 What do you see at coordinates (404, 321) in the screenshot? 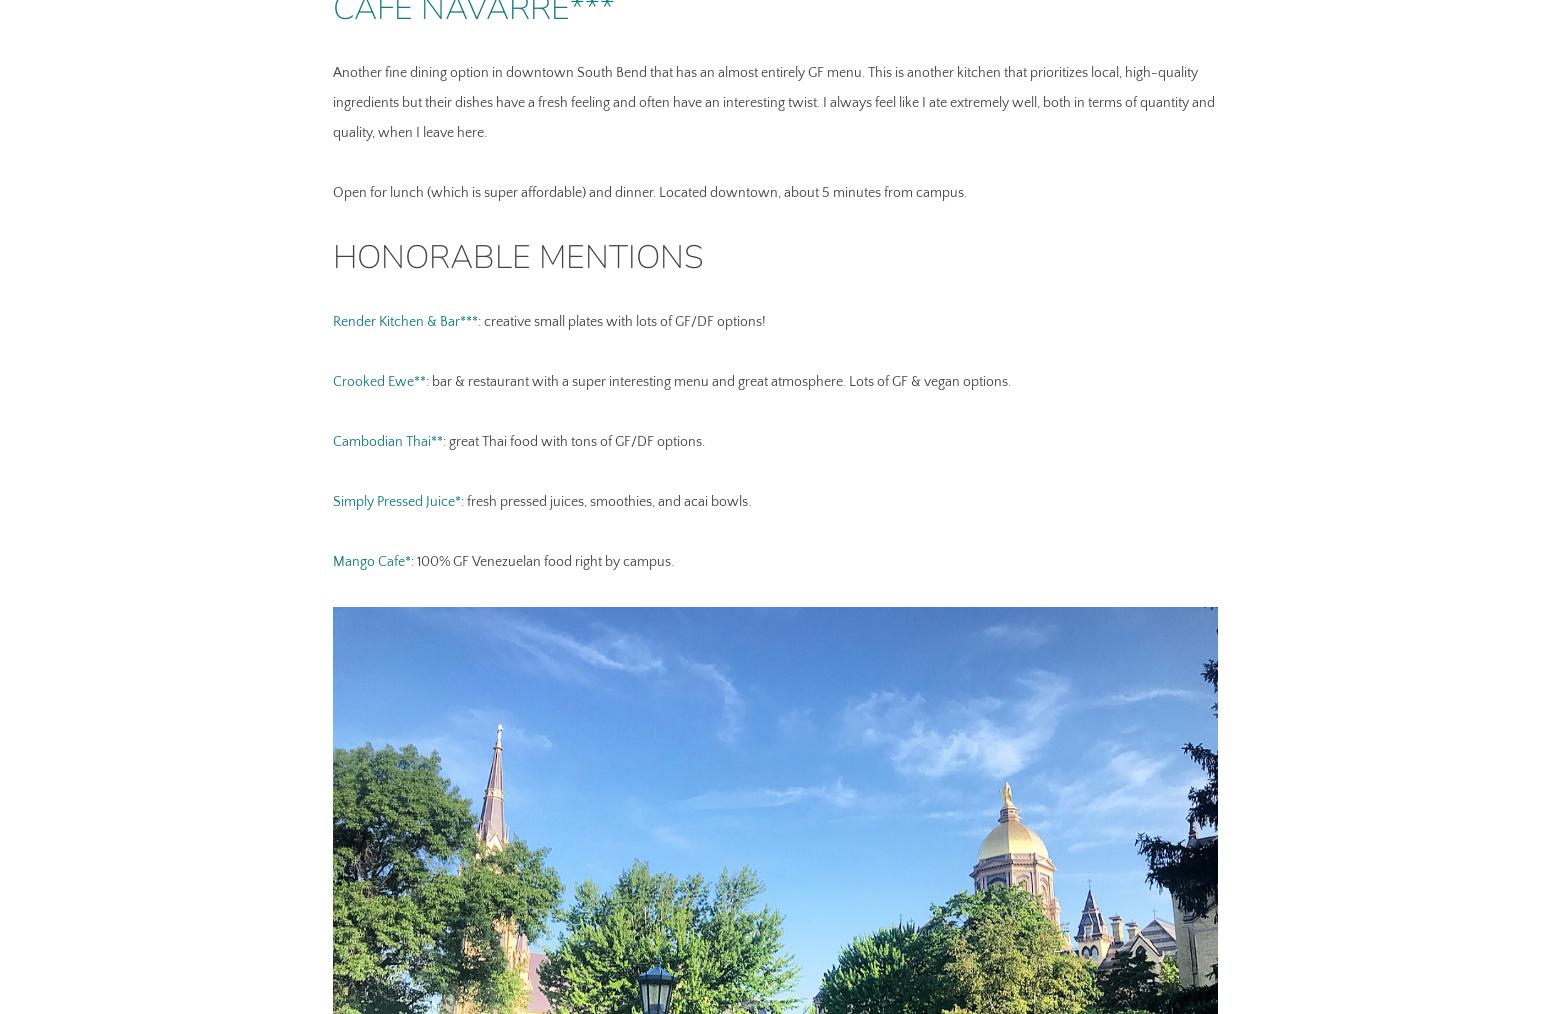
I see `'Render Kitchen & Bar***'` at bounding box center [404, 321].